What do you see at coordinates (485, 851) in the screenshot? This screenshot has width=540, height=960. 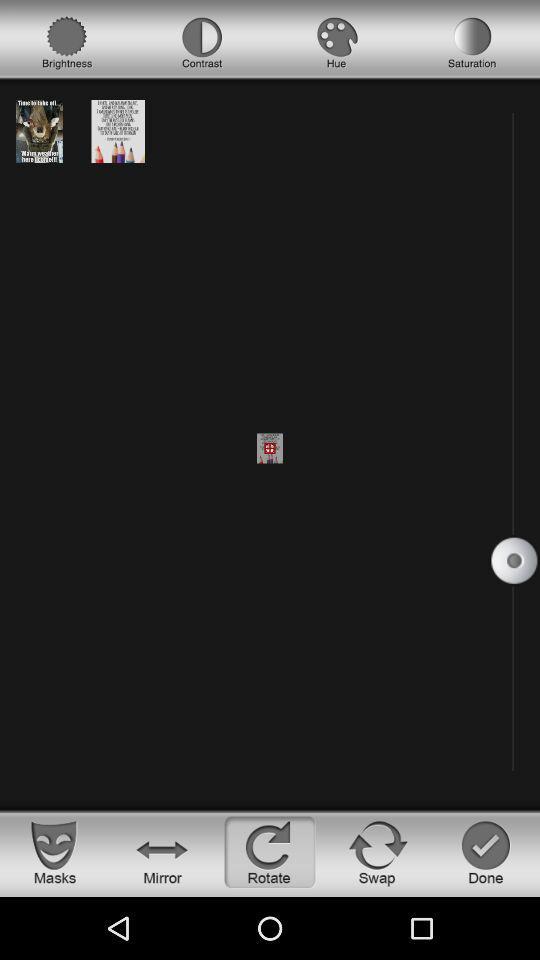 I see `indicate you are done` at bounding box center [485, 851].